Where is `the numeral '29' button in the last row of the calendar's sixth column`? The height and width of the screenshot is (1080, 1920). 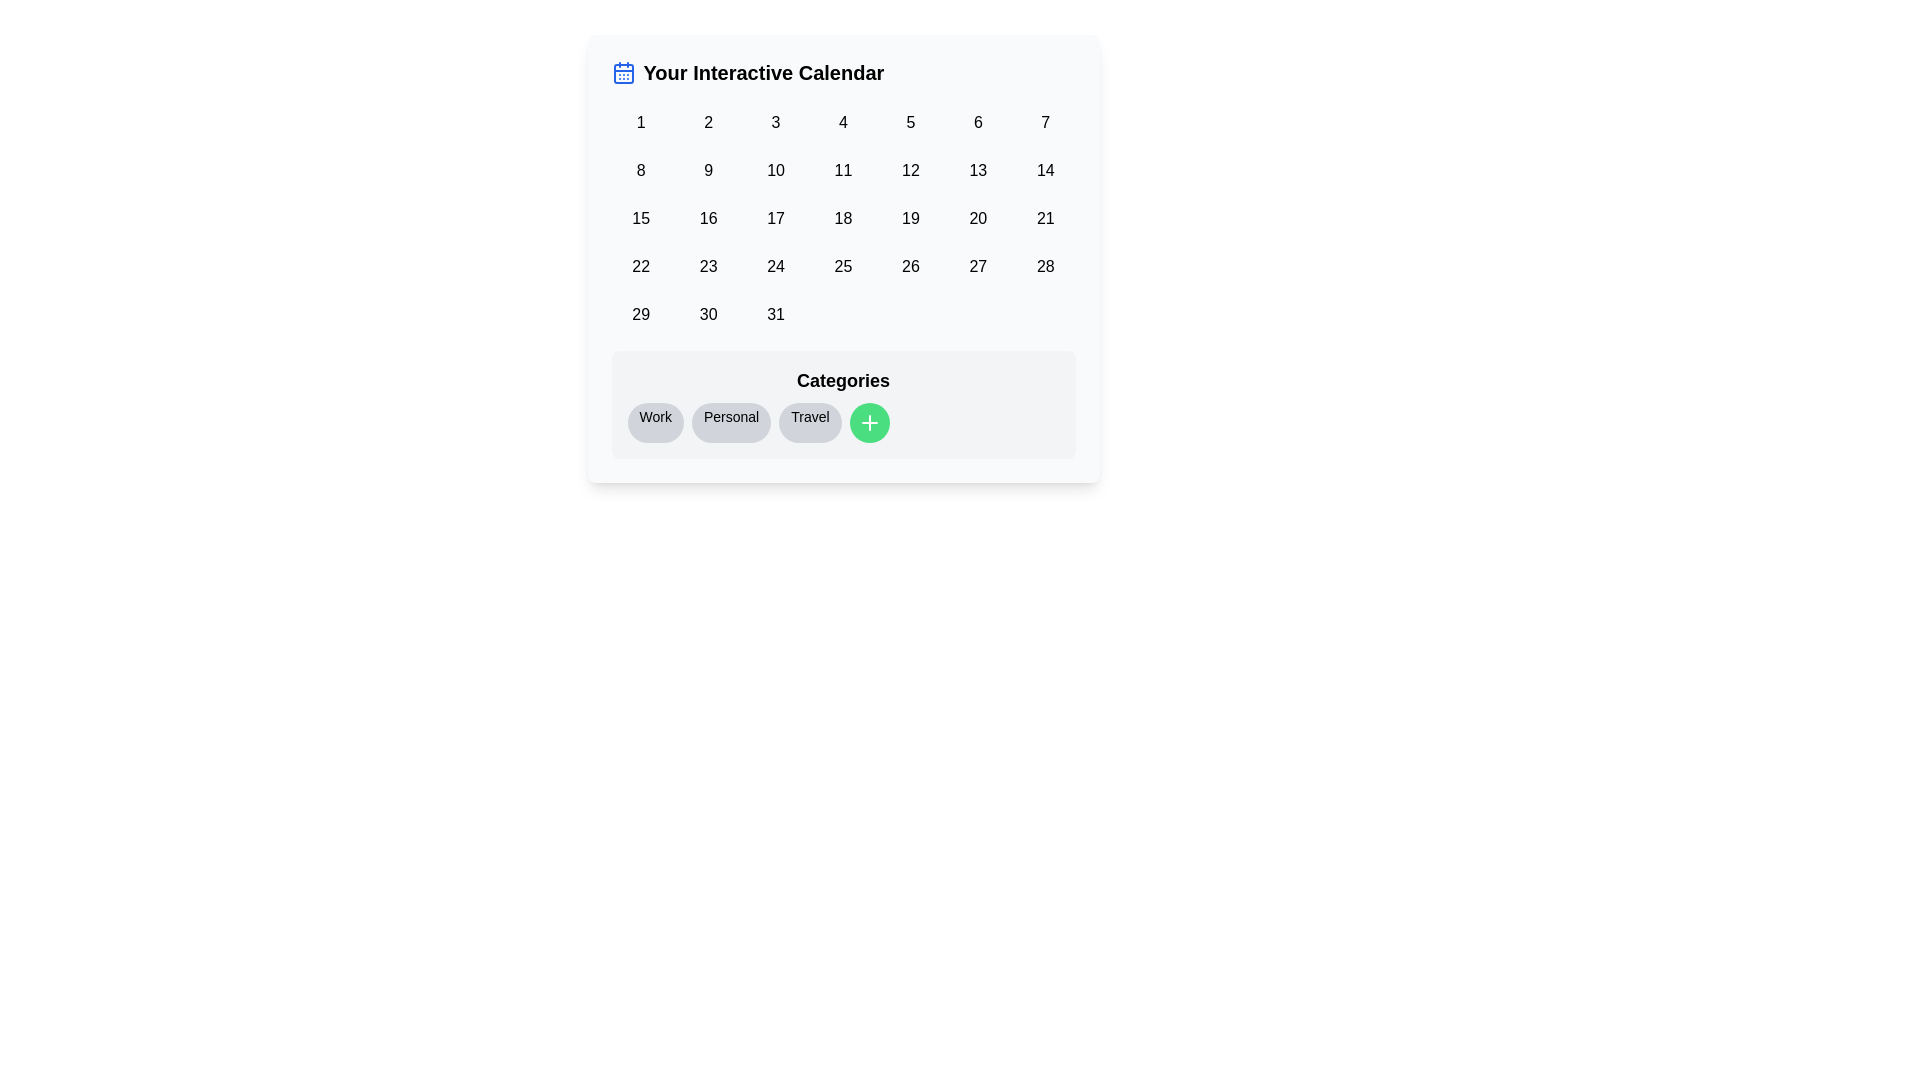
the numeral '29' button in the last row of the calendar's sixth column is located at coordinates (641, 315).